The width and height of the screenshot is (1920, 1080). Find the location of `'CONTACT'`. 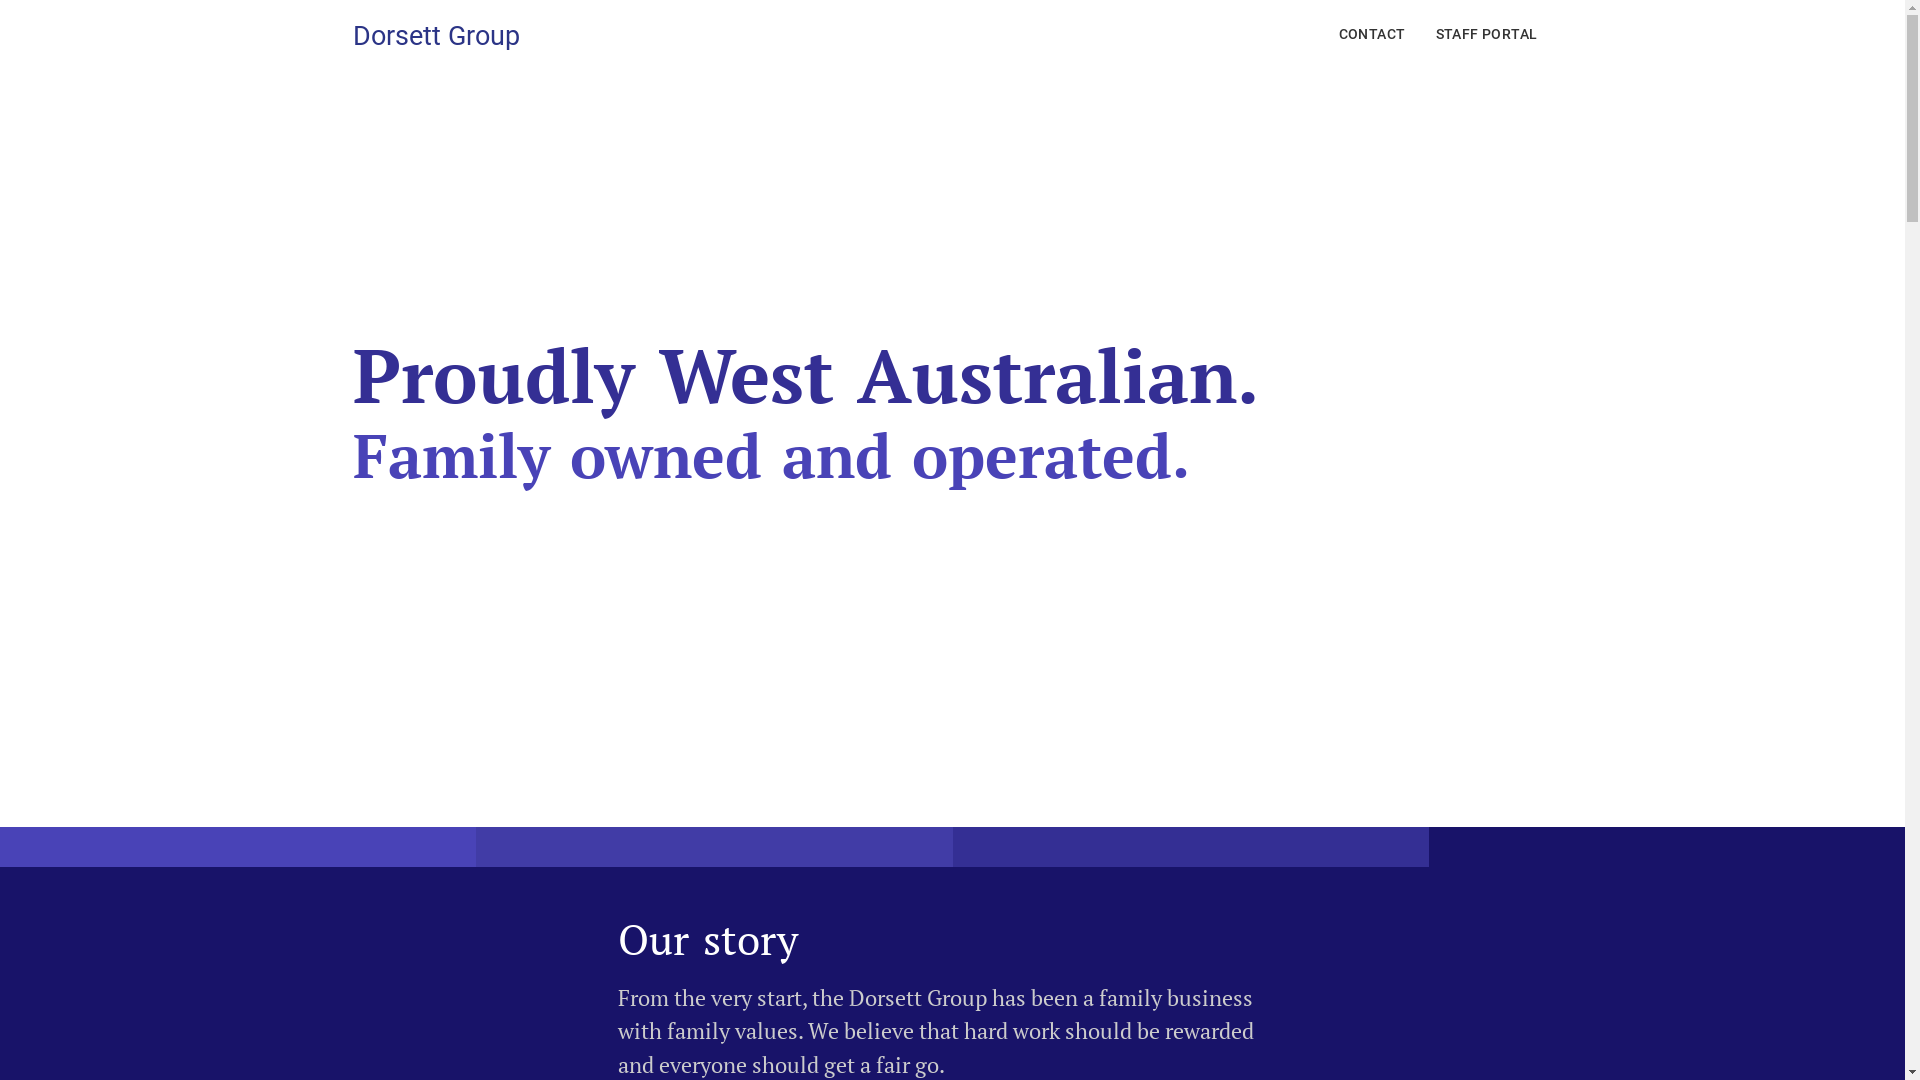

'CONTACT' is located at coordinates (1371, 34).